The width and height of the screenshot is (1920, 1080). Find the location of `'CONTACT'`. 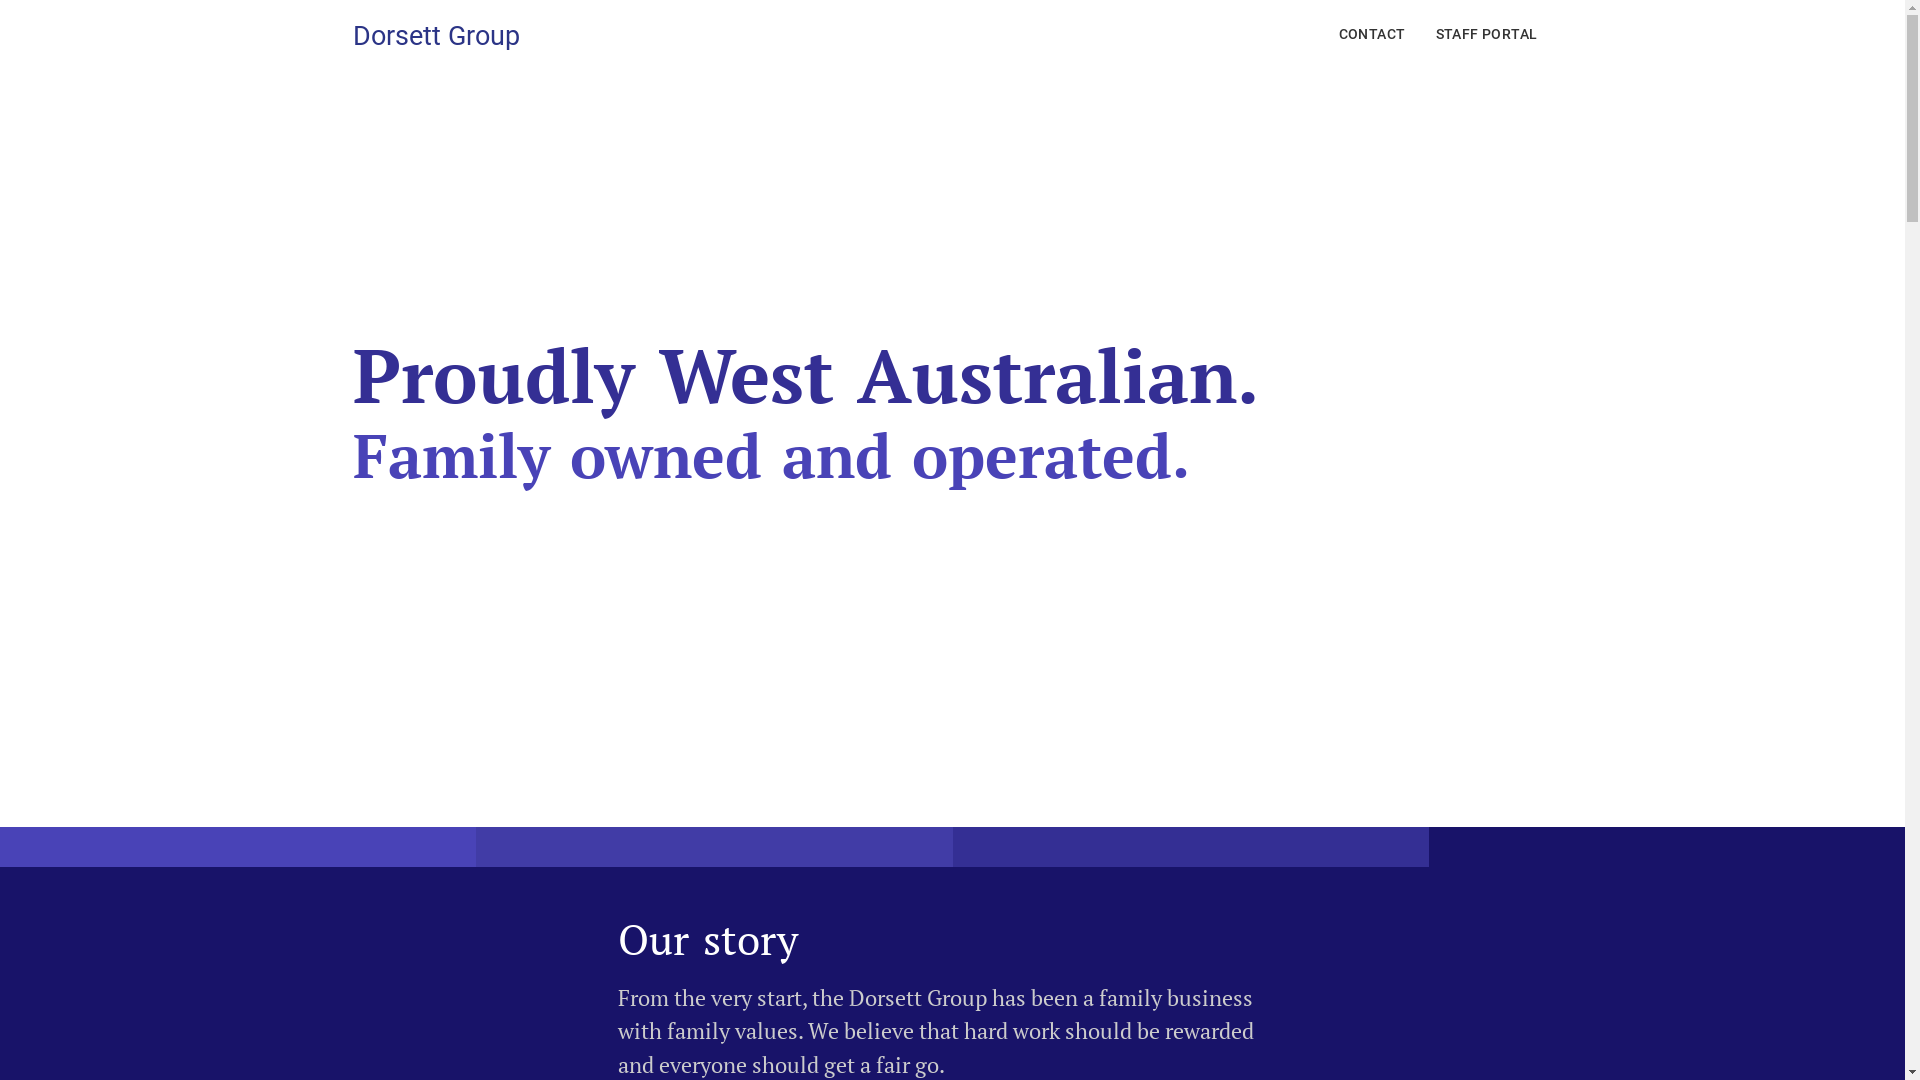

'CONTACT' is located at coordinates (1371, 34).